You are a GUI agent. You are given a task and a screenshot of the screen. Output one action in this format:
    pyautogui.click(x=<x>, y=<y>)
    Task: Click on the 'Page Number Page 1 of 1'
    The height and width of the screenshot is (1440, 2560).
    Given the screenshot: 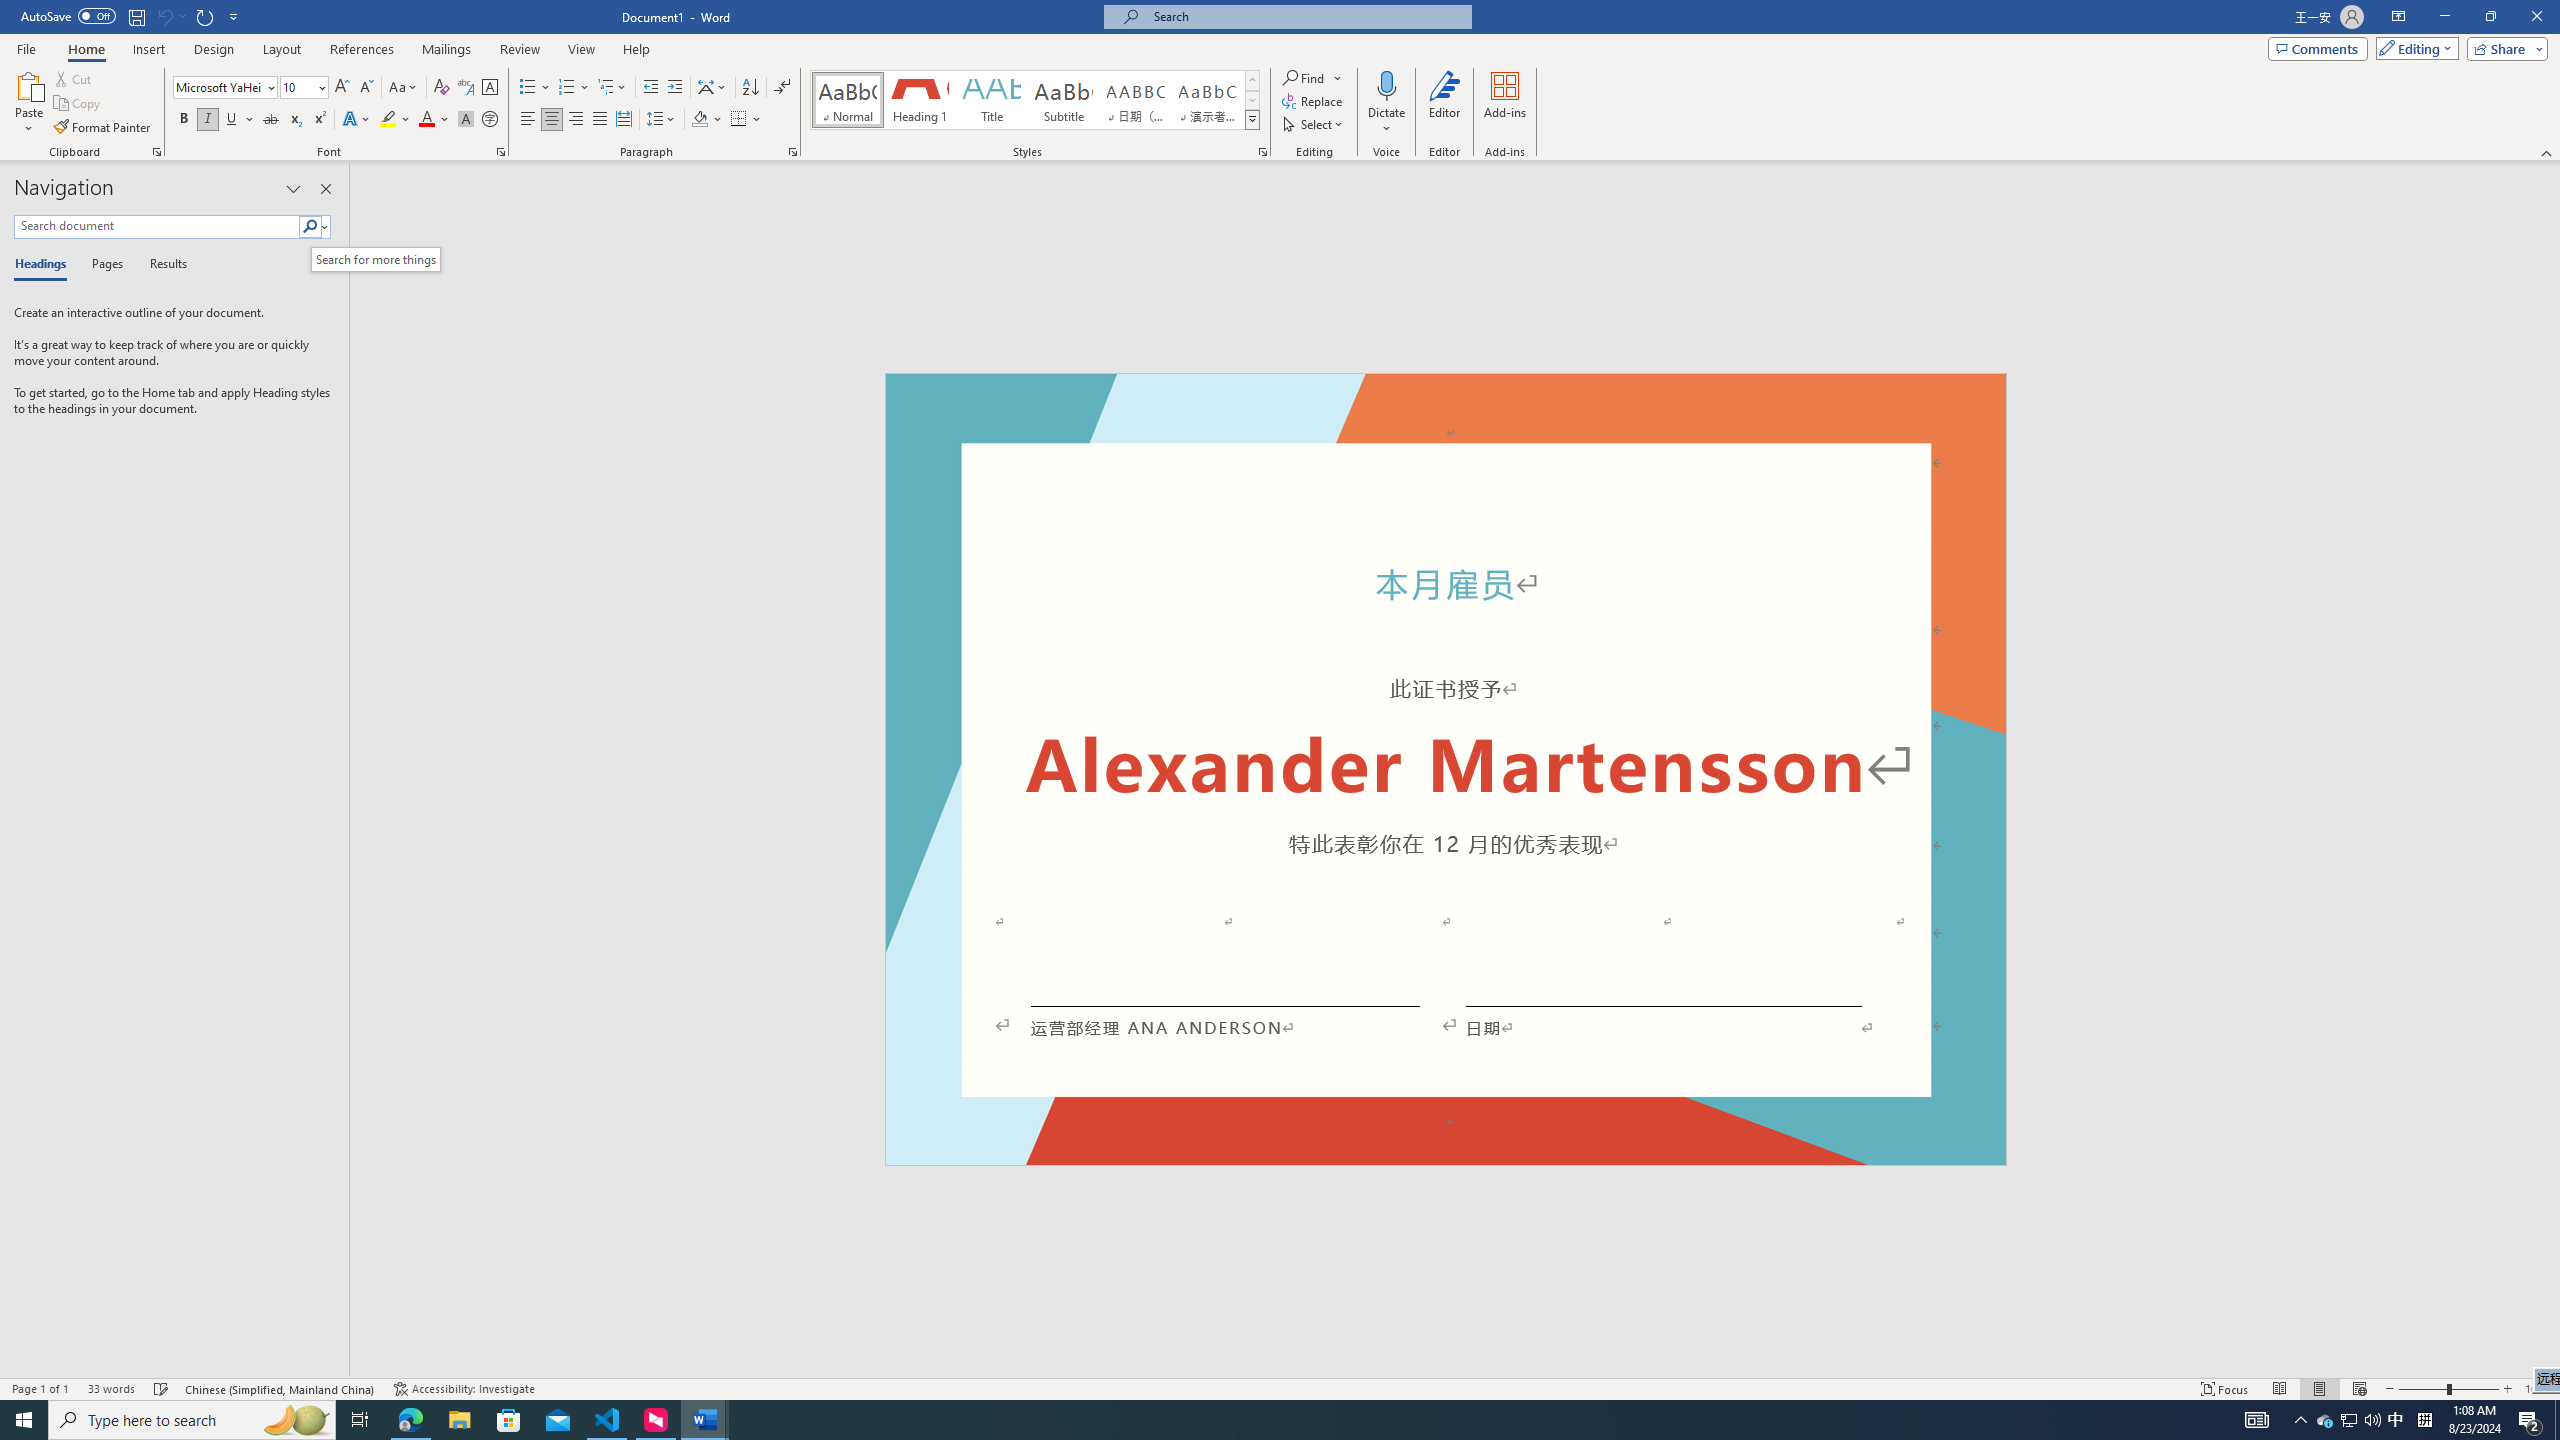 What is the action you would take?
    pyautogui.click(x=40, y=1389)
    